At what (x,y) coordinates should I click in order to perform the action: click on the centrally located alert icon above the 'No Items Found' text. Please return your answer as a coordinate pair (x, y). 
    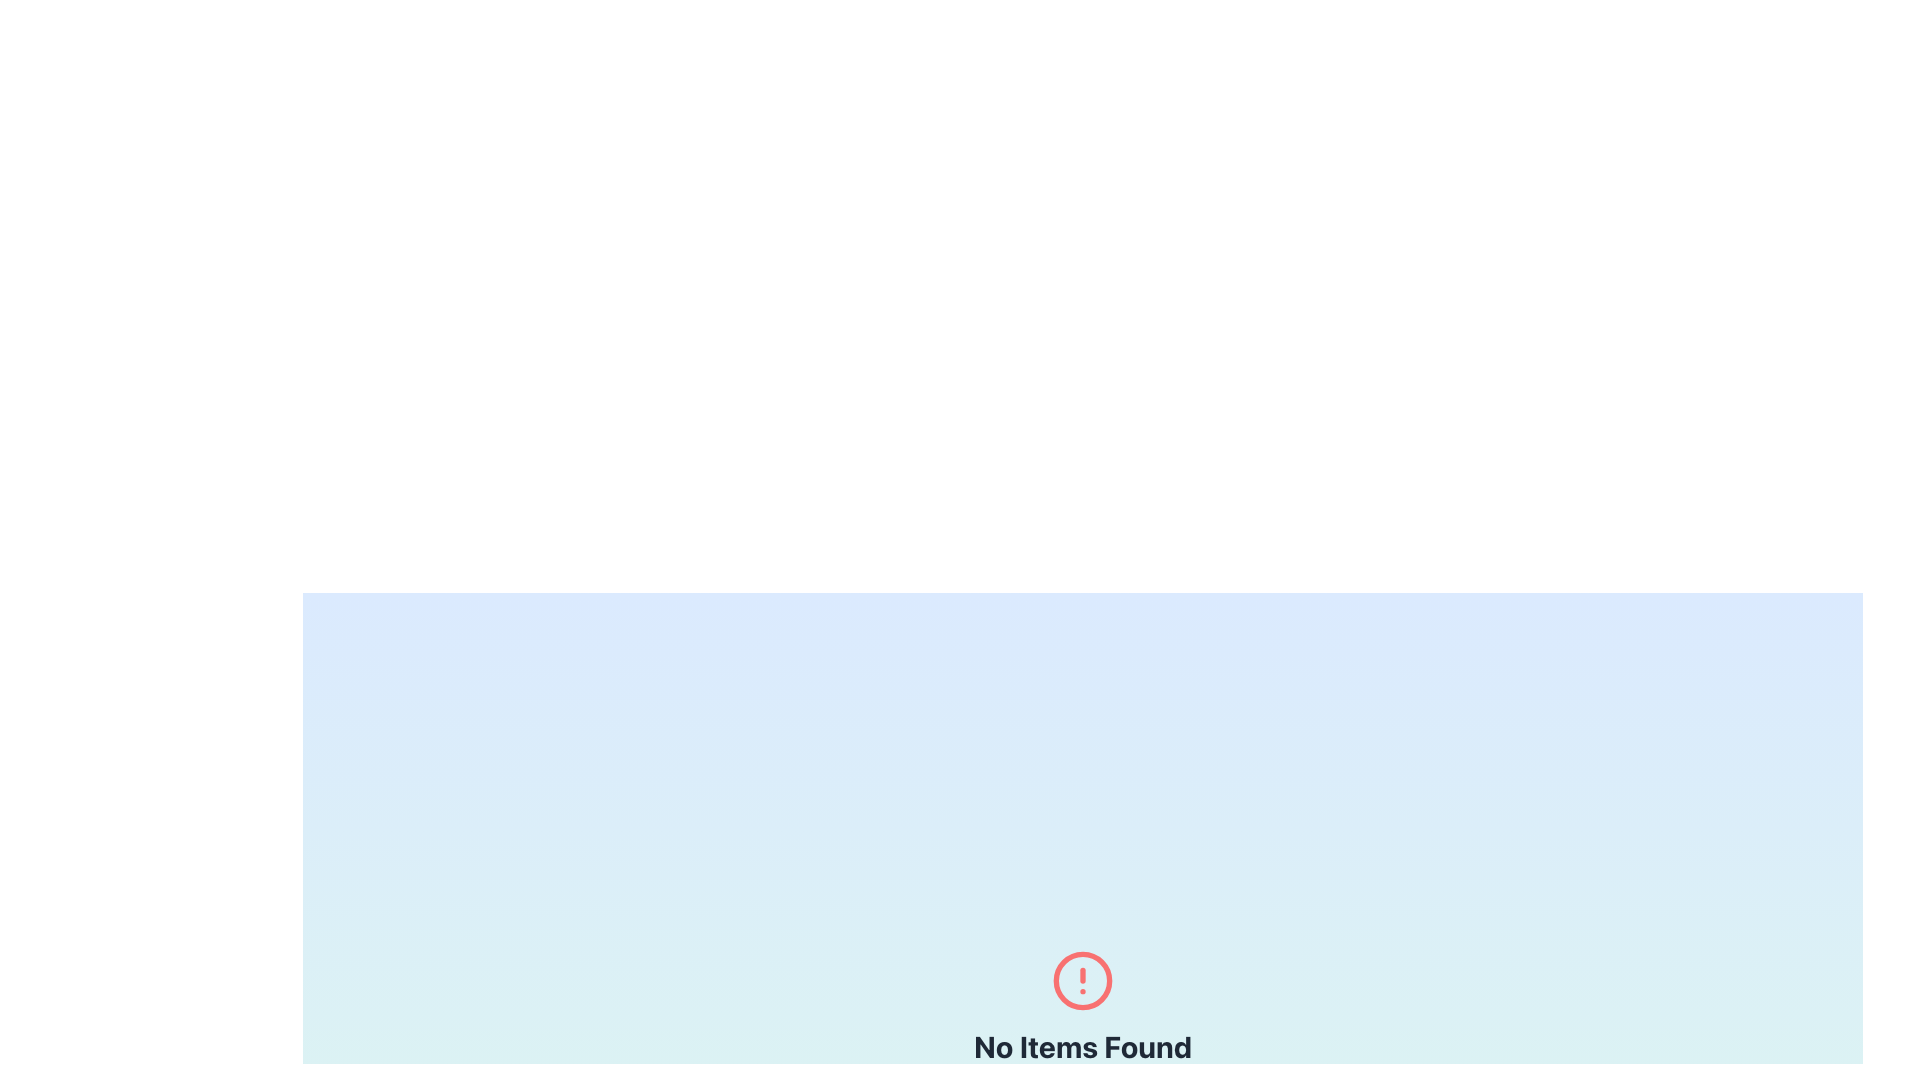
    Looking at the image, I should click on (1082, 979).